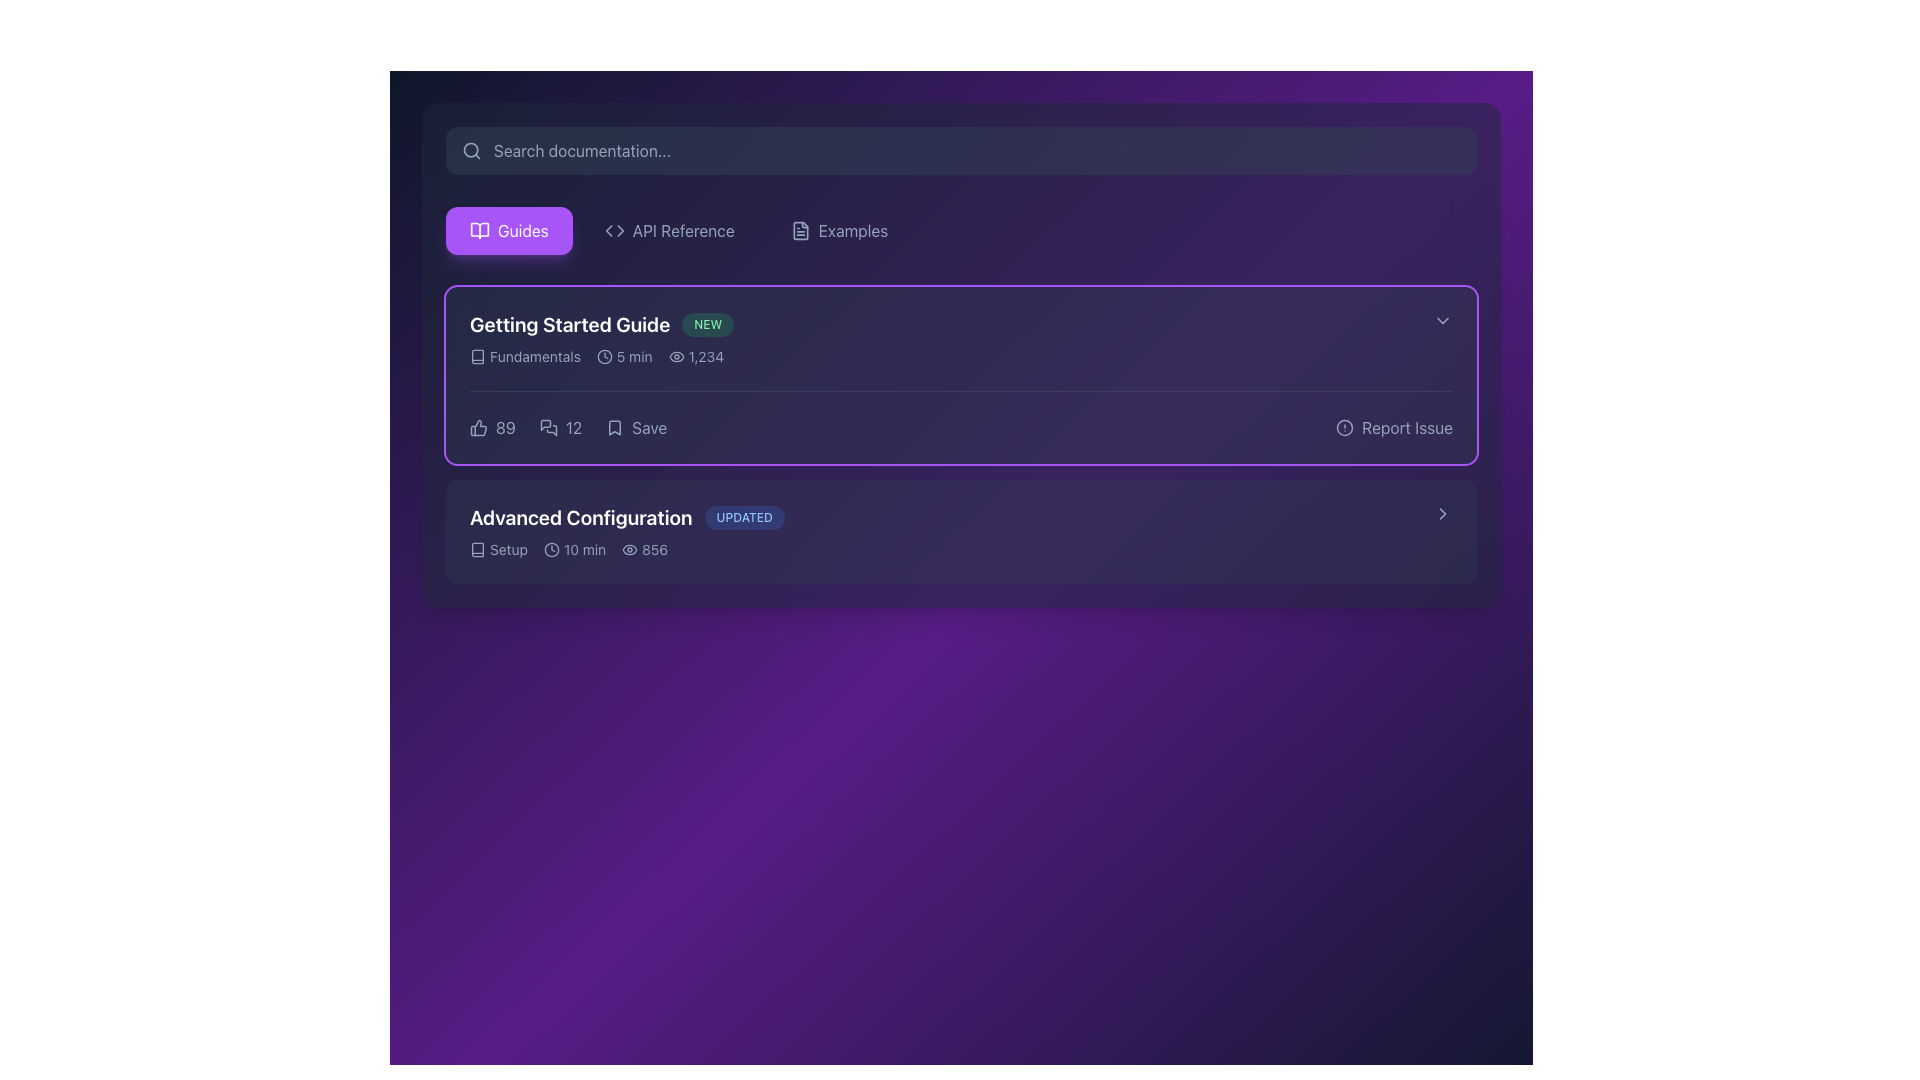 The image size is (1920, 1080). I want to click on the navigation icon located at the far right of the 'Advanced Configuration' list item, so click(1443, 512).